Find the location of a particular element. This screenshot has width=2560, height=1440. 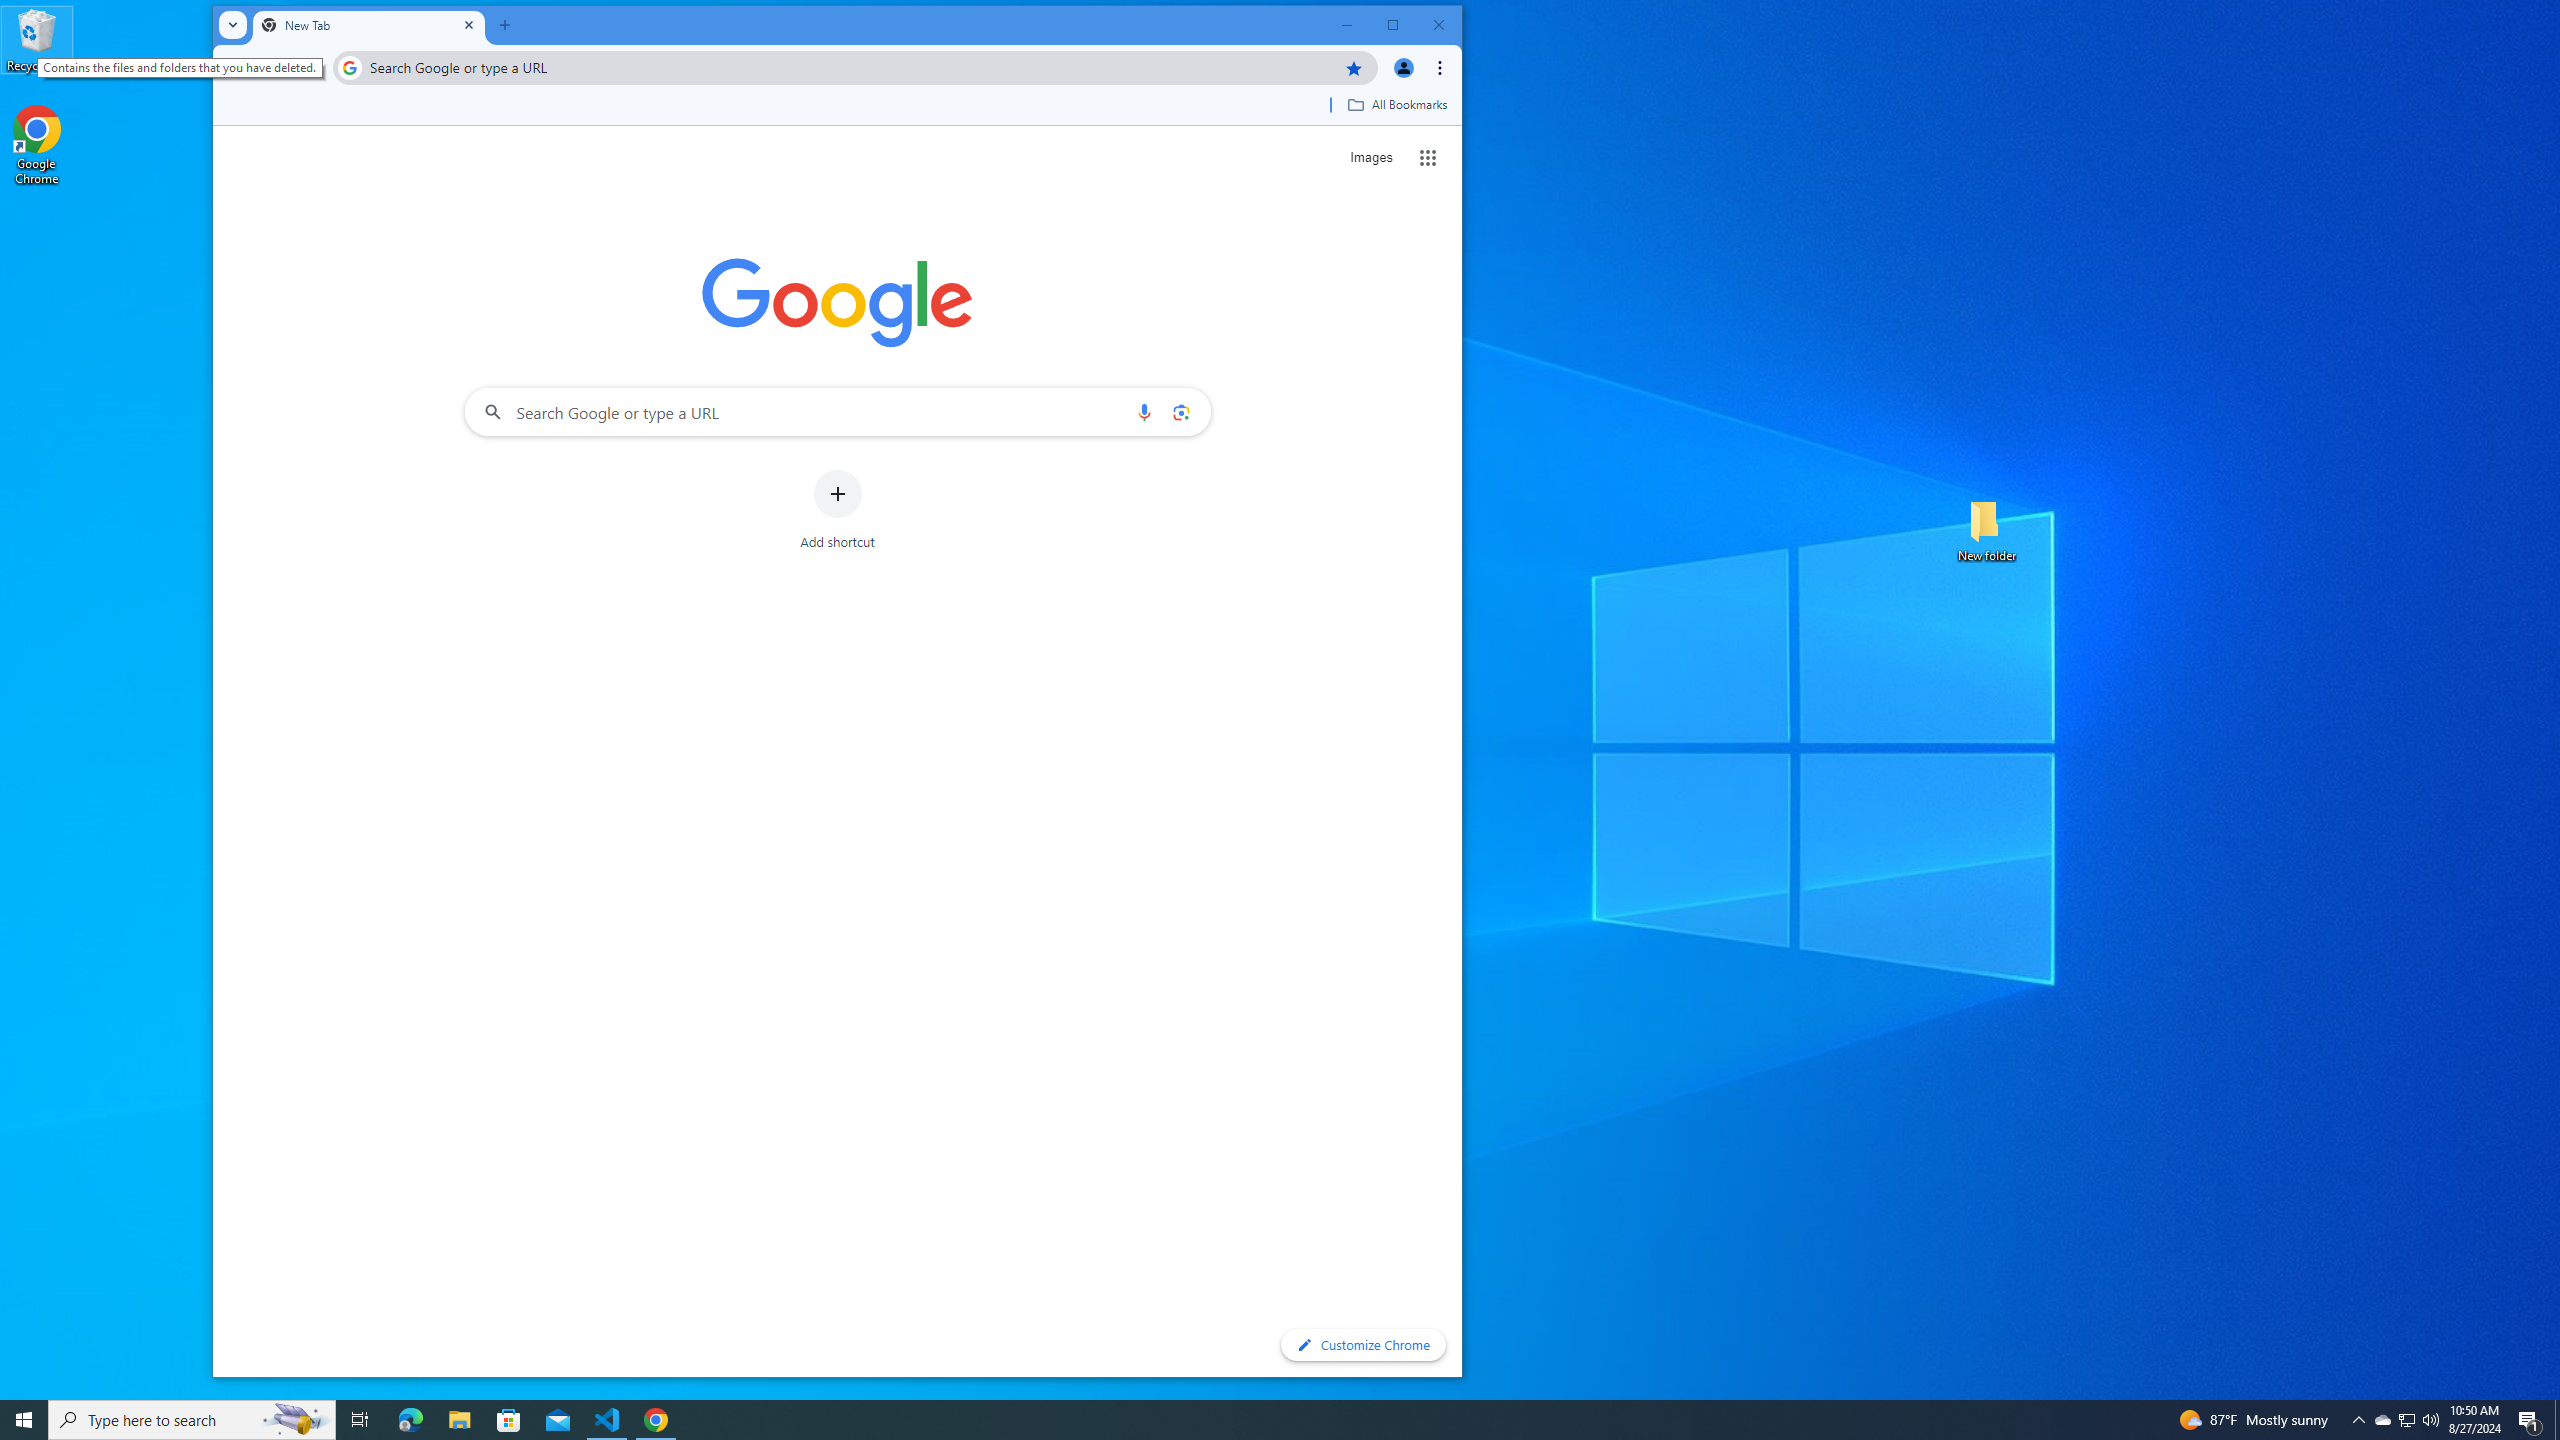

'New folder' is located at coordinates (1986, 528).